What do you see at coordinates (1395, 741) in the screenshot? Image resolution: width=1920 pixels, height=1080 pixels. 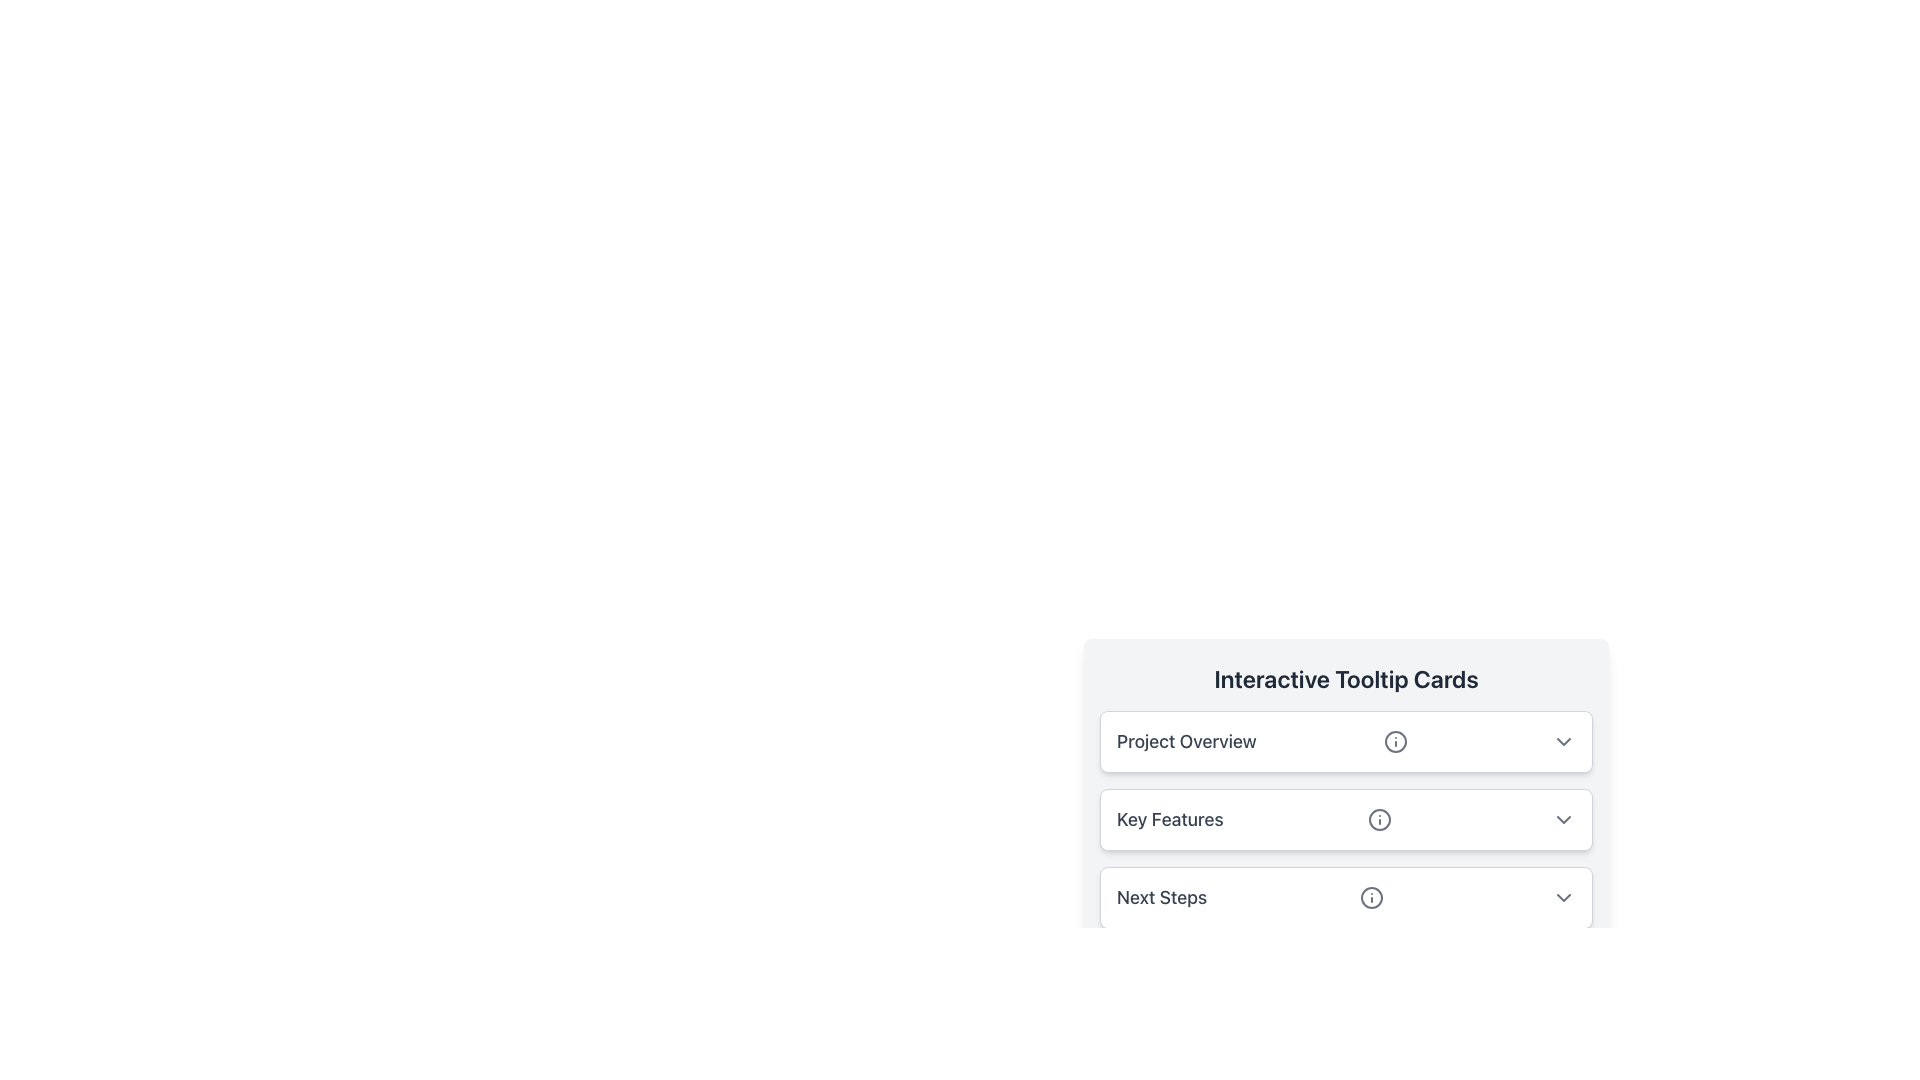 I see `the SVG element that serves as an informational indicator or tooltip trigger located to the right of the 'Project Overview' text in the interactive tooltip cards interface` at bounding box center [1395, 741].